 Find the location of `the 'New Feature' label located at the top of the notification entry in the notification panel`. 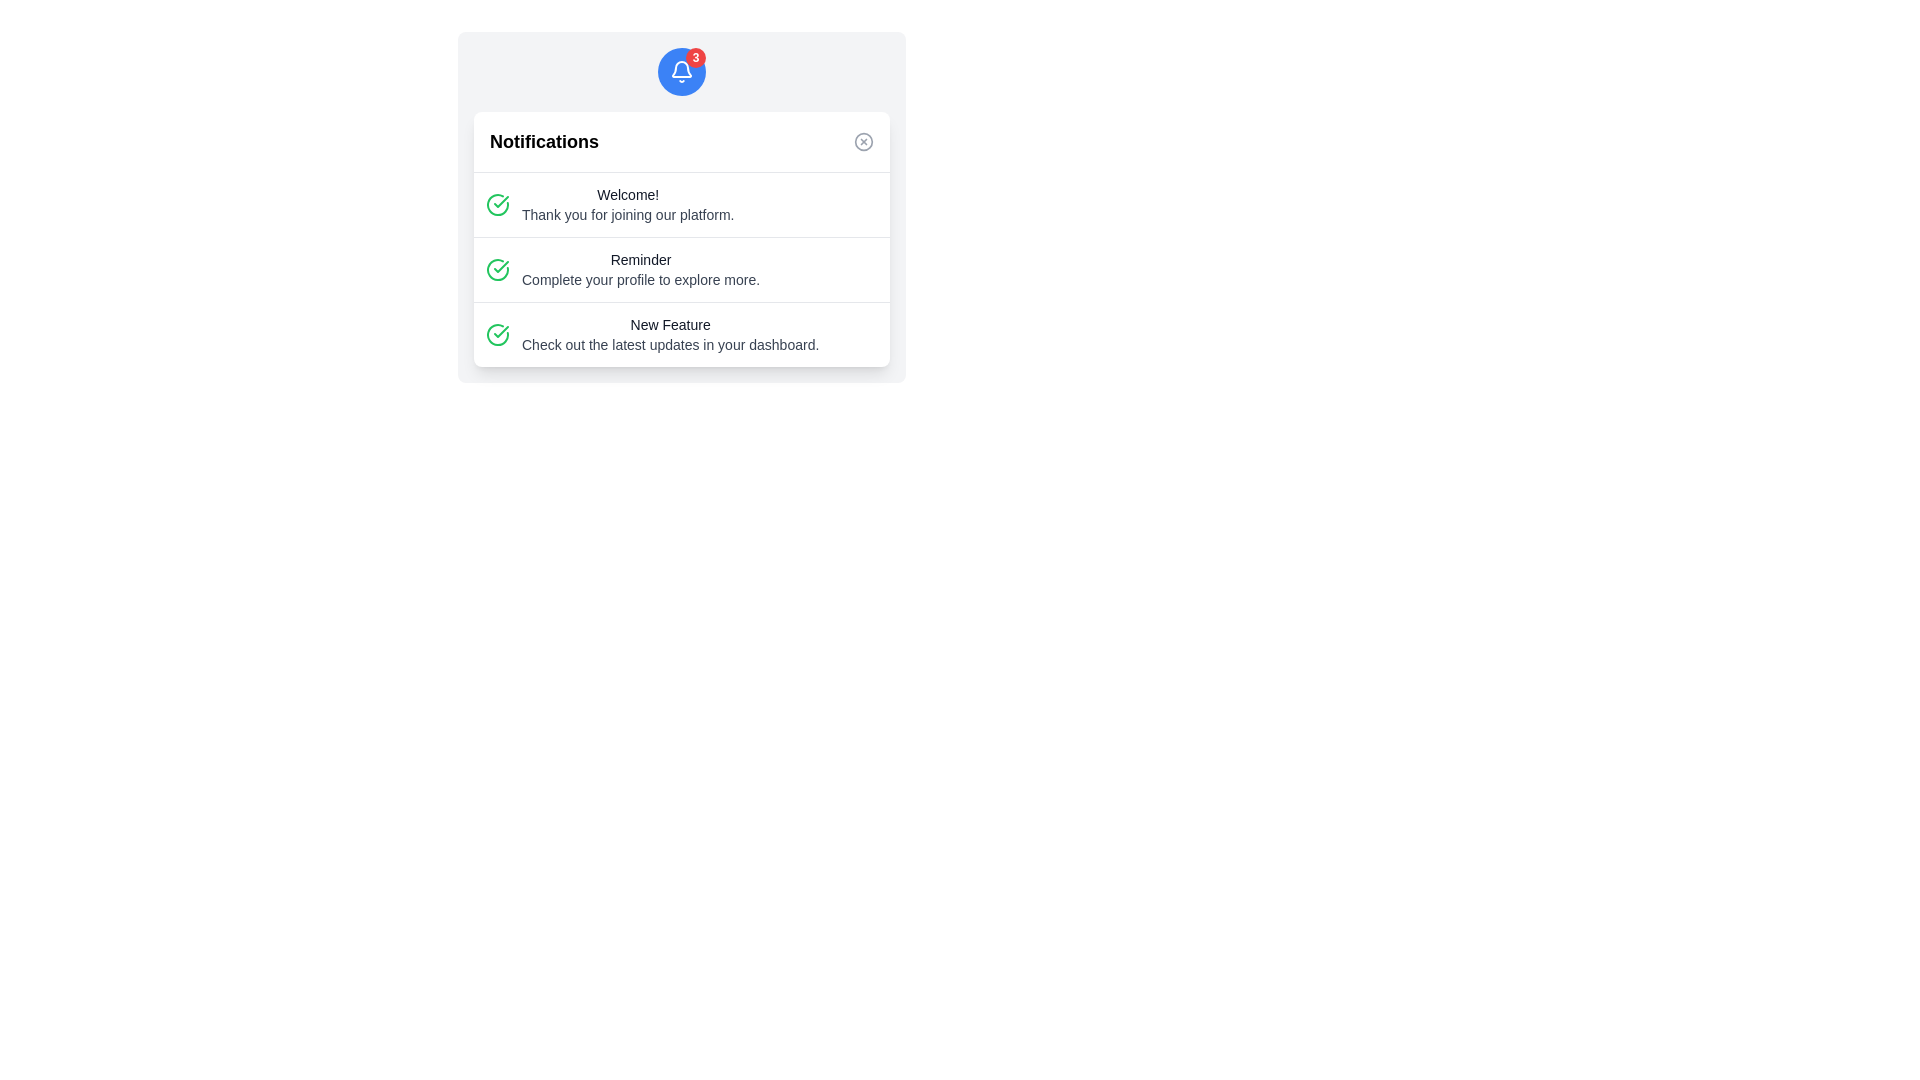

the 'New Feature' label located at the top of the notification entry in the notification panel is located at coordinates (670, 323).